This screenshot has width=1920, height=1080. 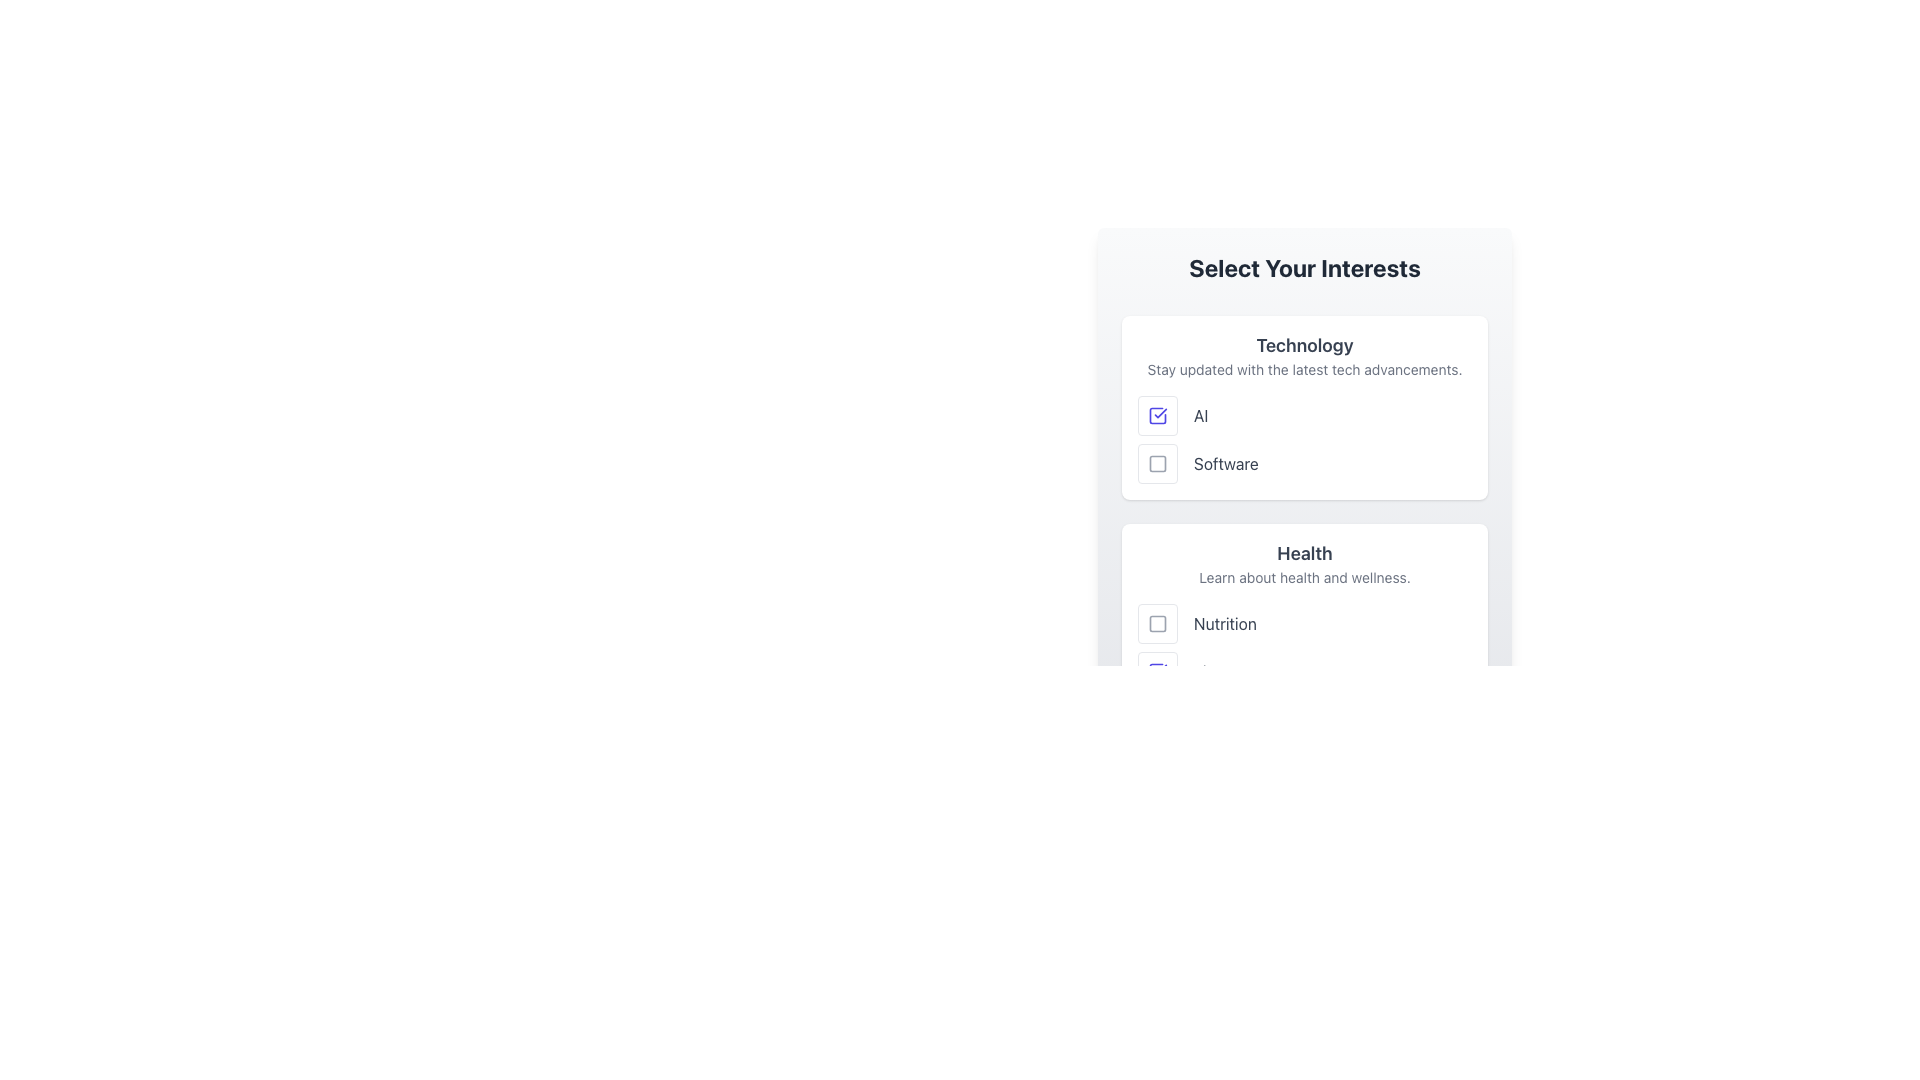 What do you see at coordinates (1305, 615) in the screenshot?
I see `the checkboxes within the 'Health' card` at bounding box center [1305, 615].